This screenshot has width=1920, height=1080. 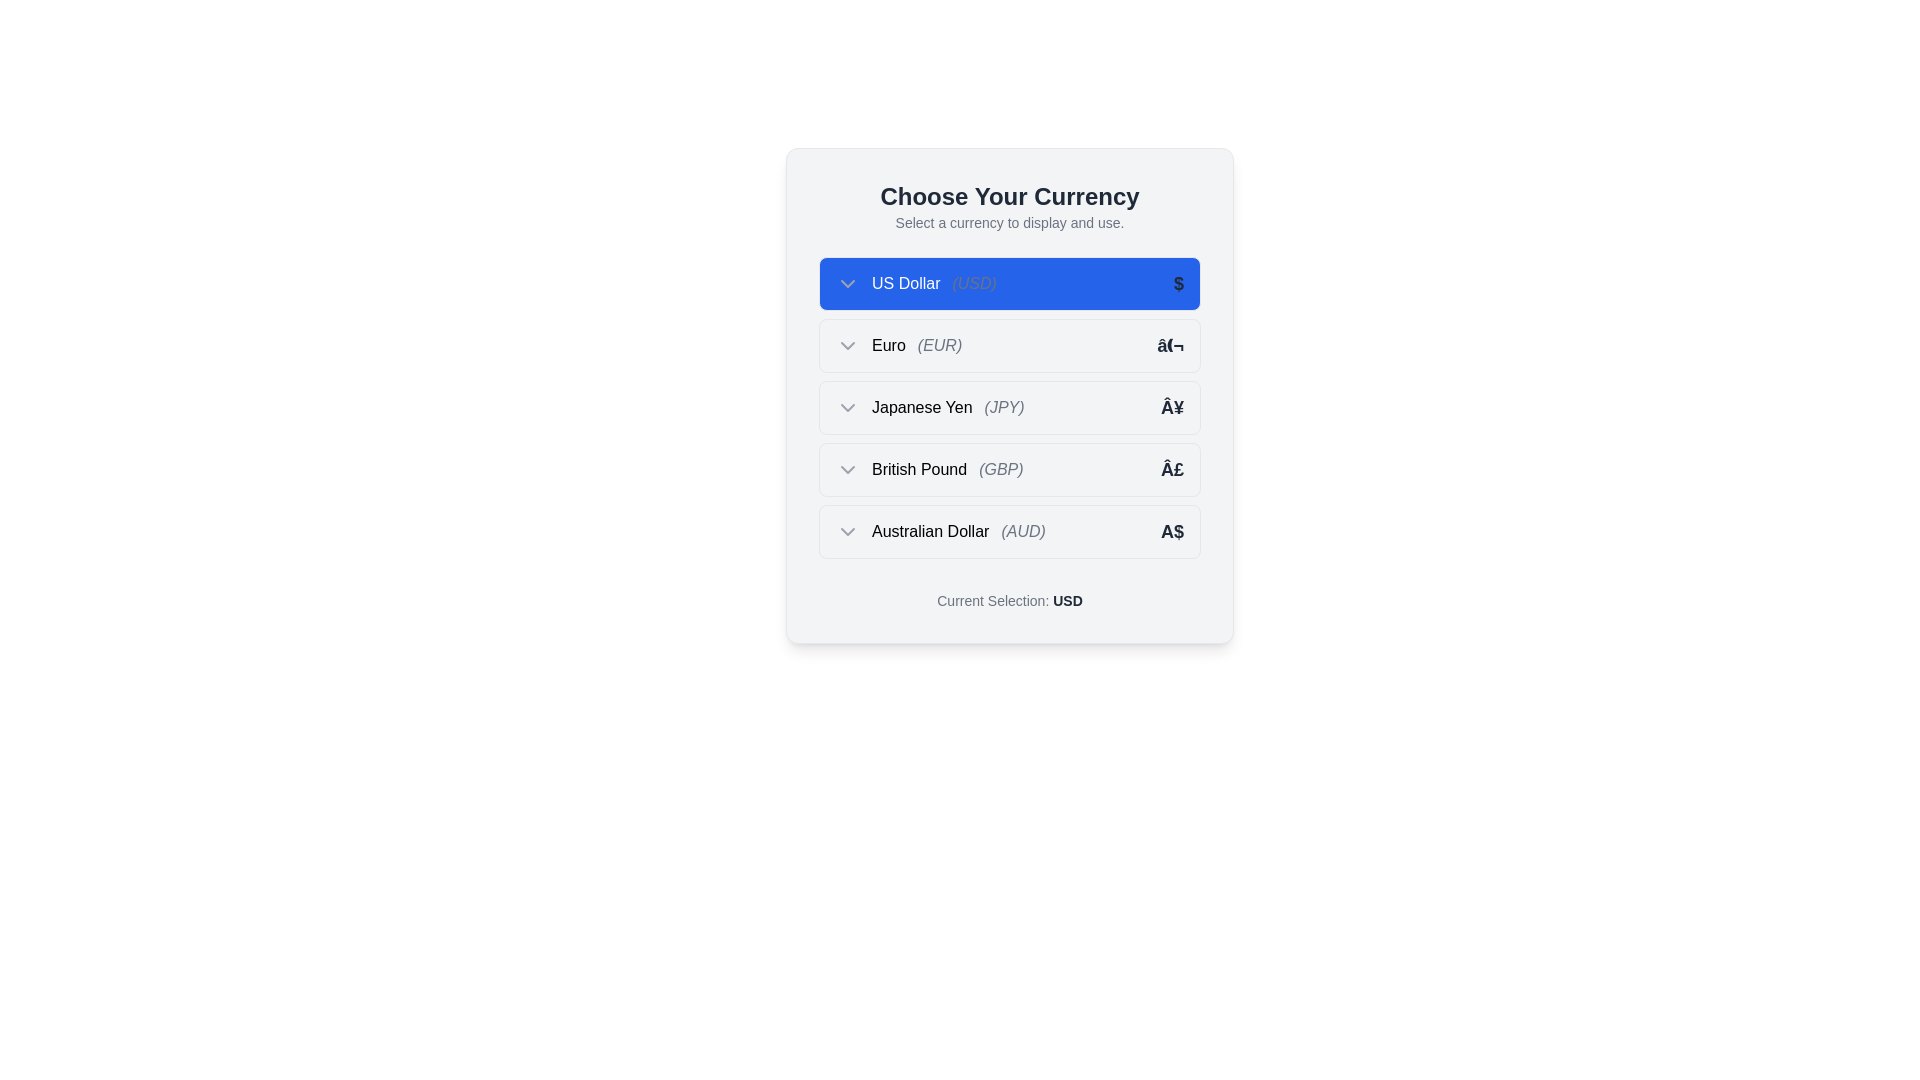 I want to click on the downward-pointing chevron icon located to the left of the 'US Dollar (USD)' text in the first row of the 'Choose Your Currency' dropdown menu, so click(x=848, y=284).